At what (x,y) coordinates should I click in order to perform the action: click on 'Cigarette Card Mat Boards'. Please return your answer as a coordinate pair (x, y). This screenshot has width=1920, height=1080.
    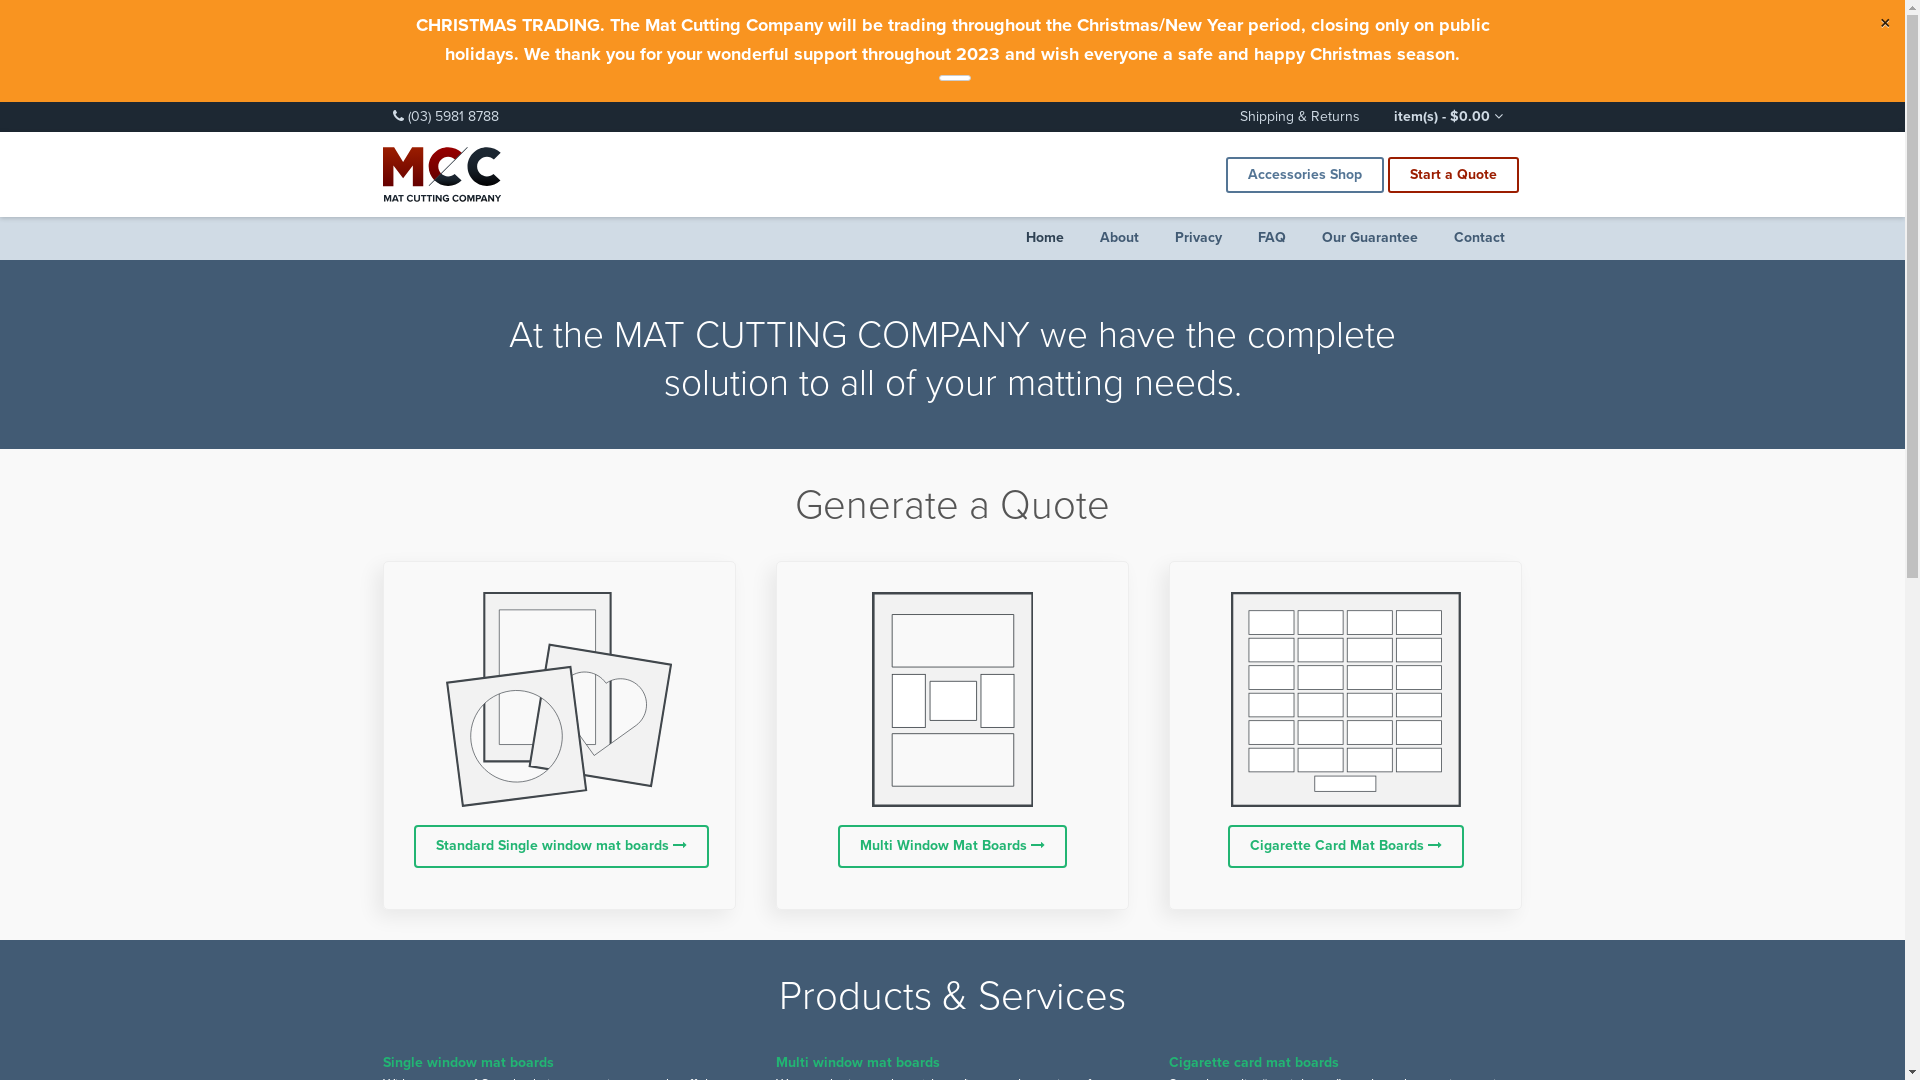
    Looking at the image, I should click on (1345, 846).